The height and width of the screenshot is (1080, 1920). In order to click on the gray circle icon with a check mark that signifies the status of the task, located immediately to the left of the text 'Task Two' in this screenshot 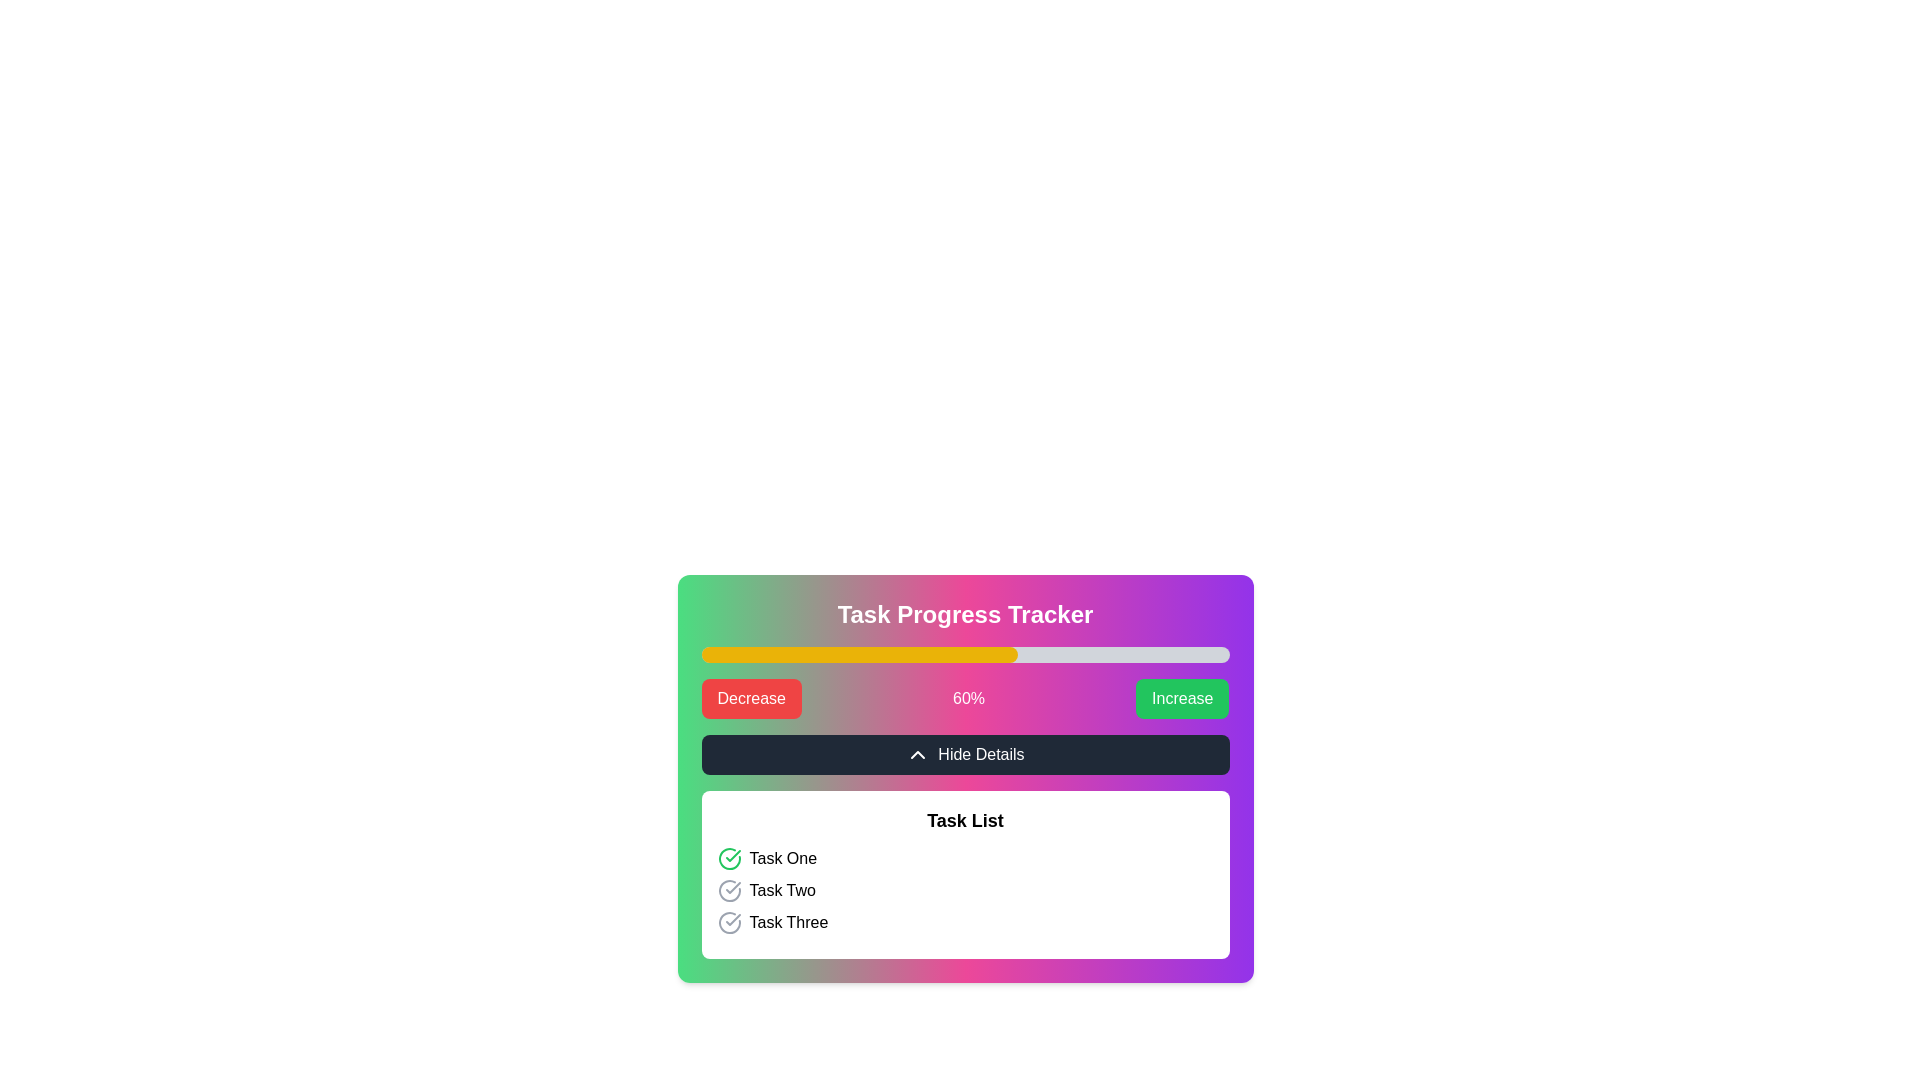, I will do `click(728, 890)`.